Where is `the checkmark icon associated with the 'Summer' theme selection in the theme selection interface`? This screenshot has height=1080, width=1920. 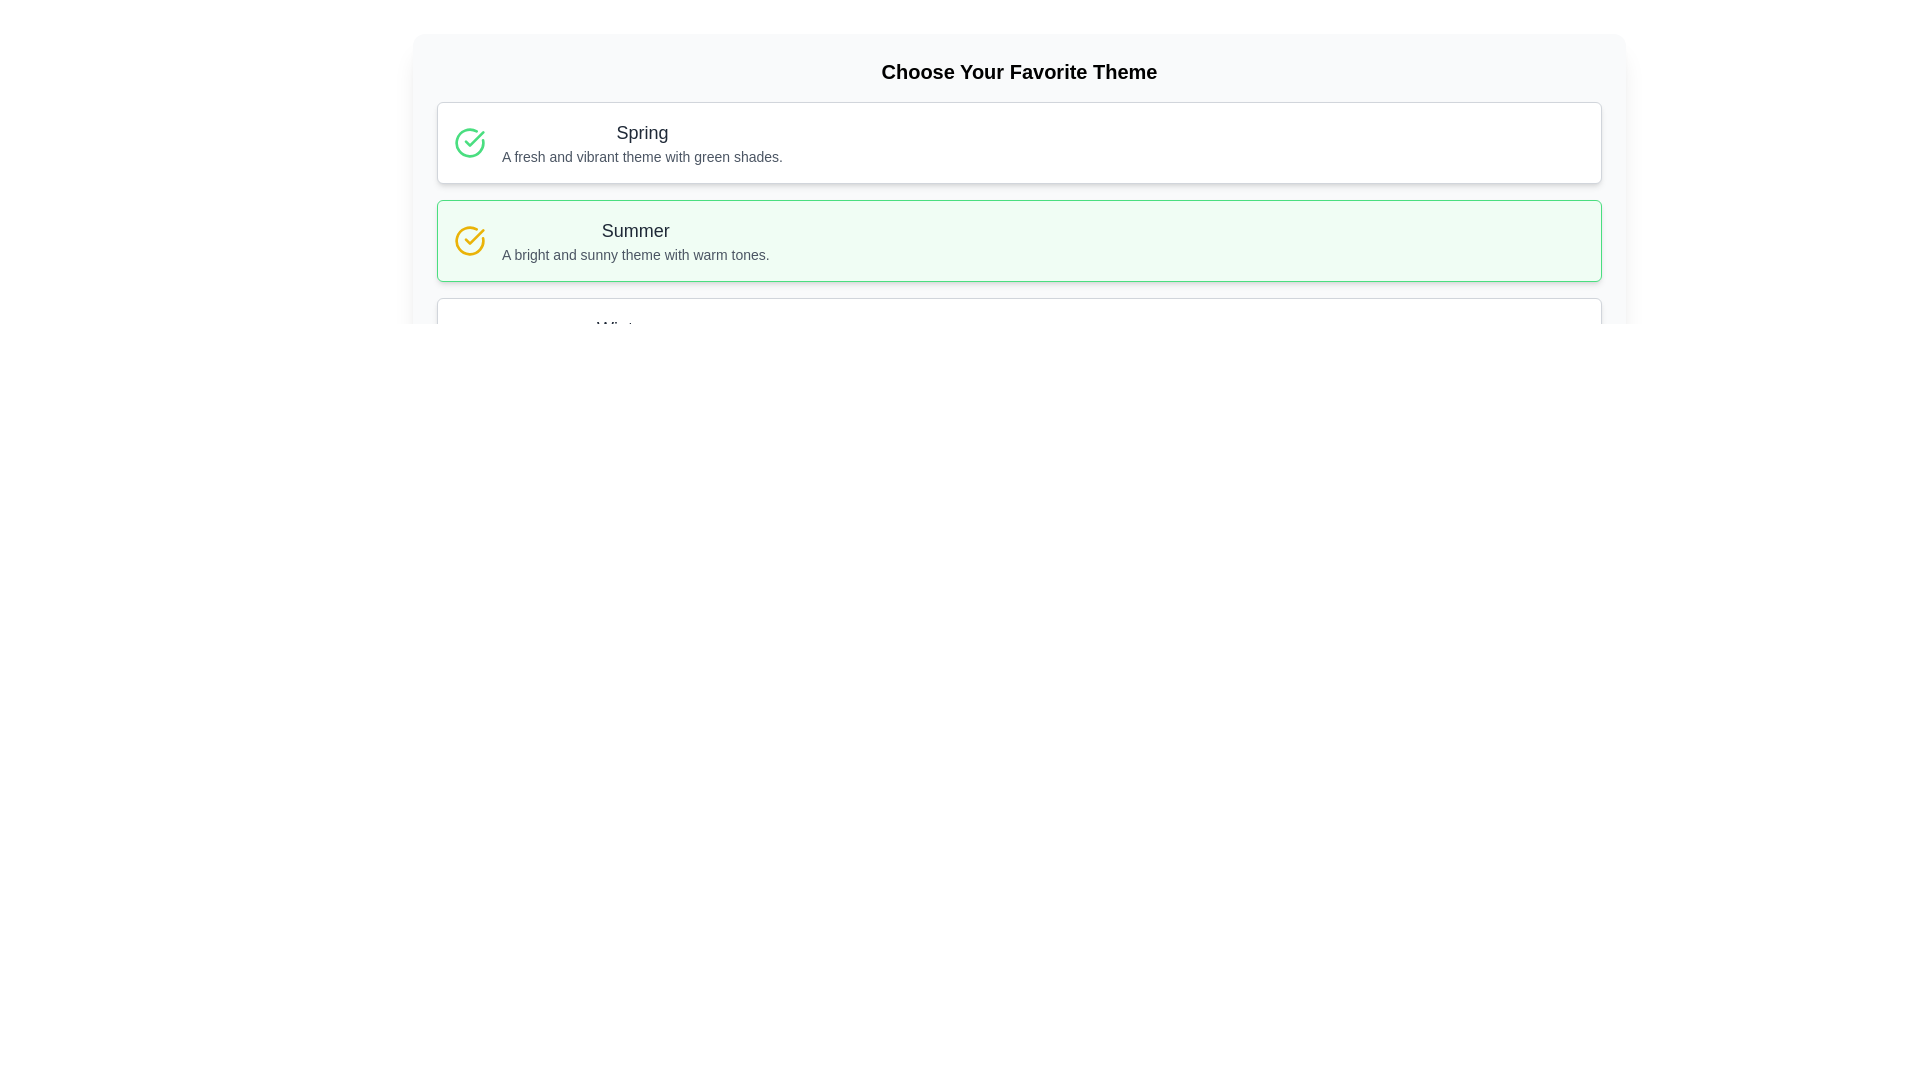
the checkmark icon associated with the 'Summer' theme selection in the theme selection interface is located at coordinates (473, 137).